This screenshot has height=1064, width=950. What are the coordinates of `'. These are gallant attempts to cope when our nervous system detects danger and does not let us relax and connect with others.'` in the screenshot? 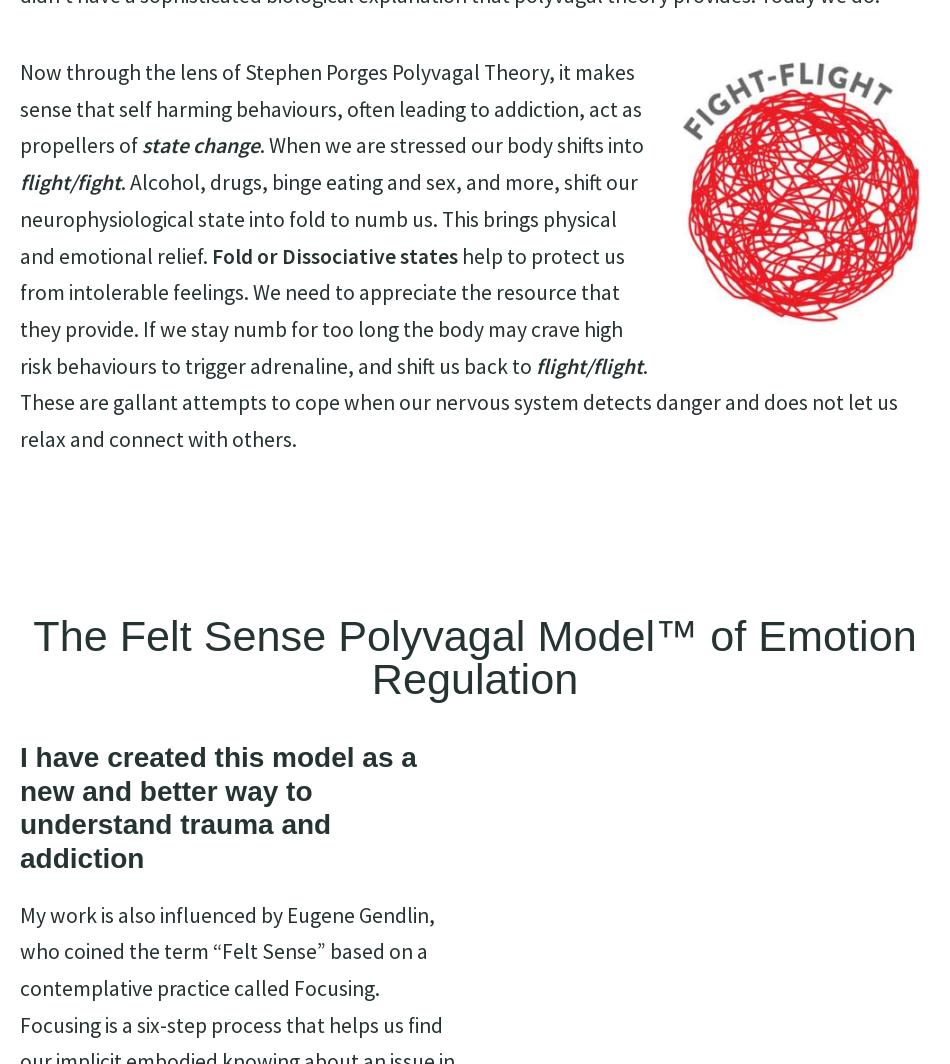 It's located at (20, 402).